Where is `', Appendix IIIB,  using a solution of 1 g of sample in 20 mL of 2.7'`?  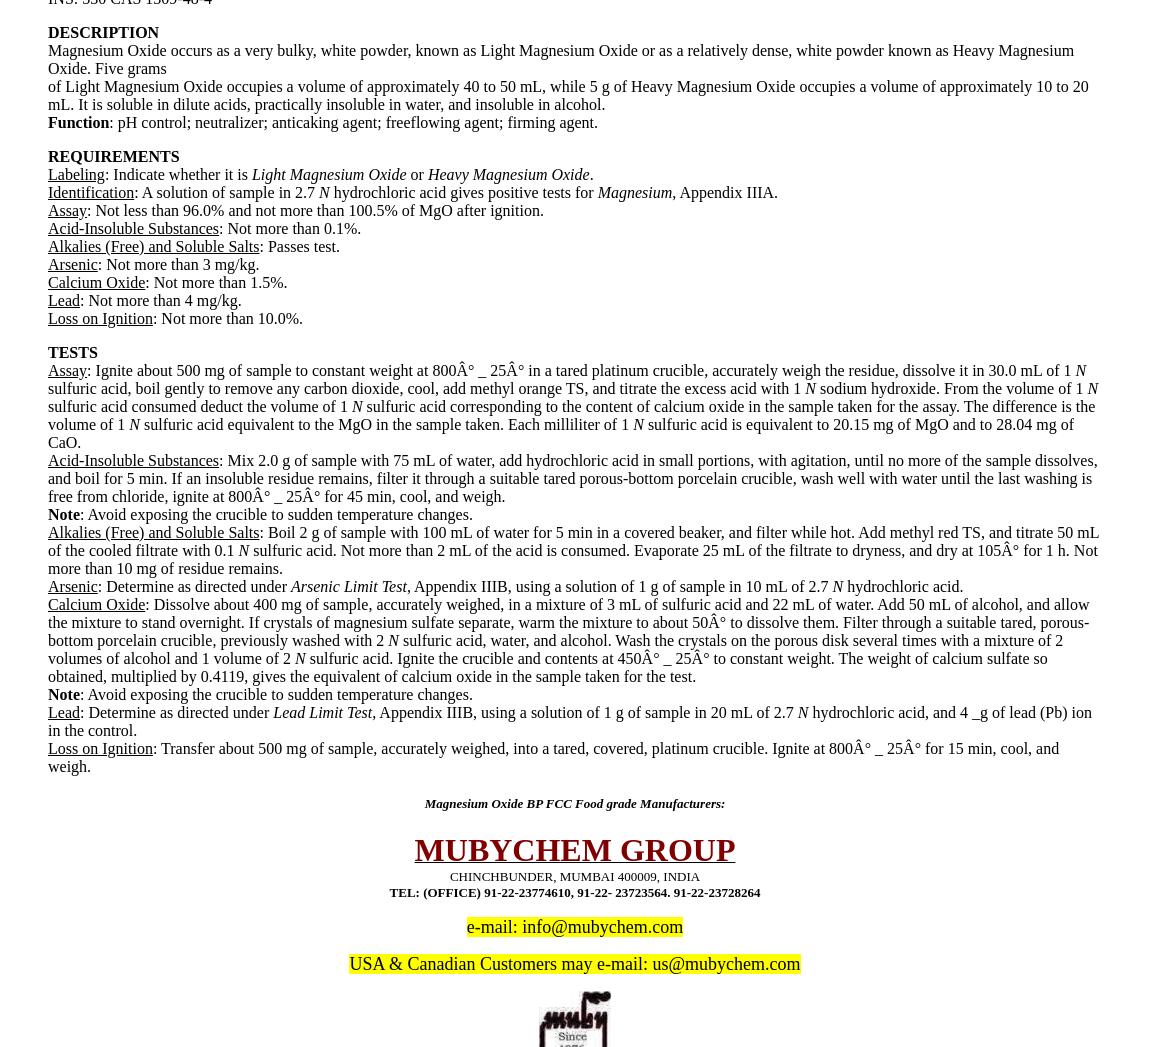 ', Appendix IIIB,  using a solution of 1 g of sample in 20 mL of 2.7' is located at coordinates (583, 710).